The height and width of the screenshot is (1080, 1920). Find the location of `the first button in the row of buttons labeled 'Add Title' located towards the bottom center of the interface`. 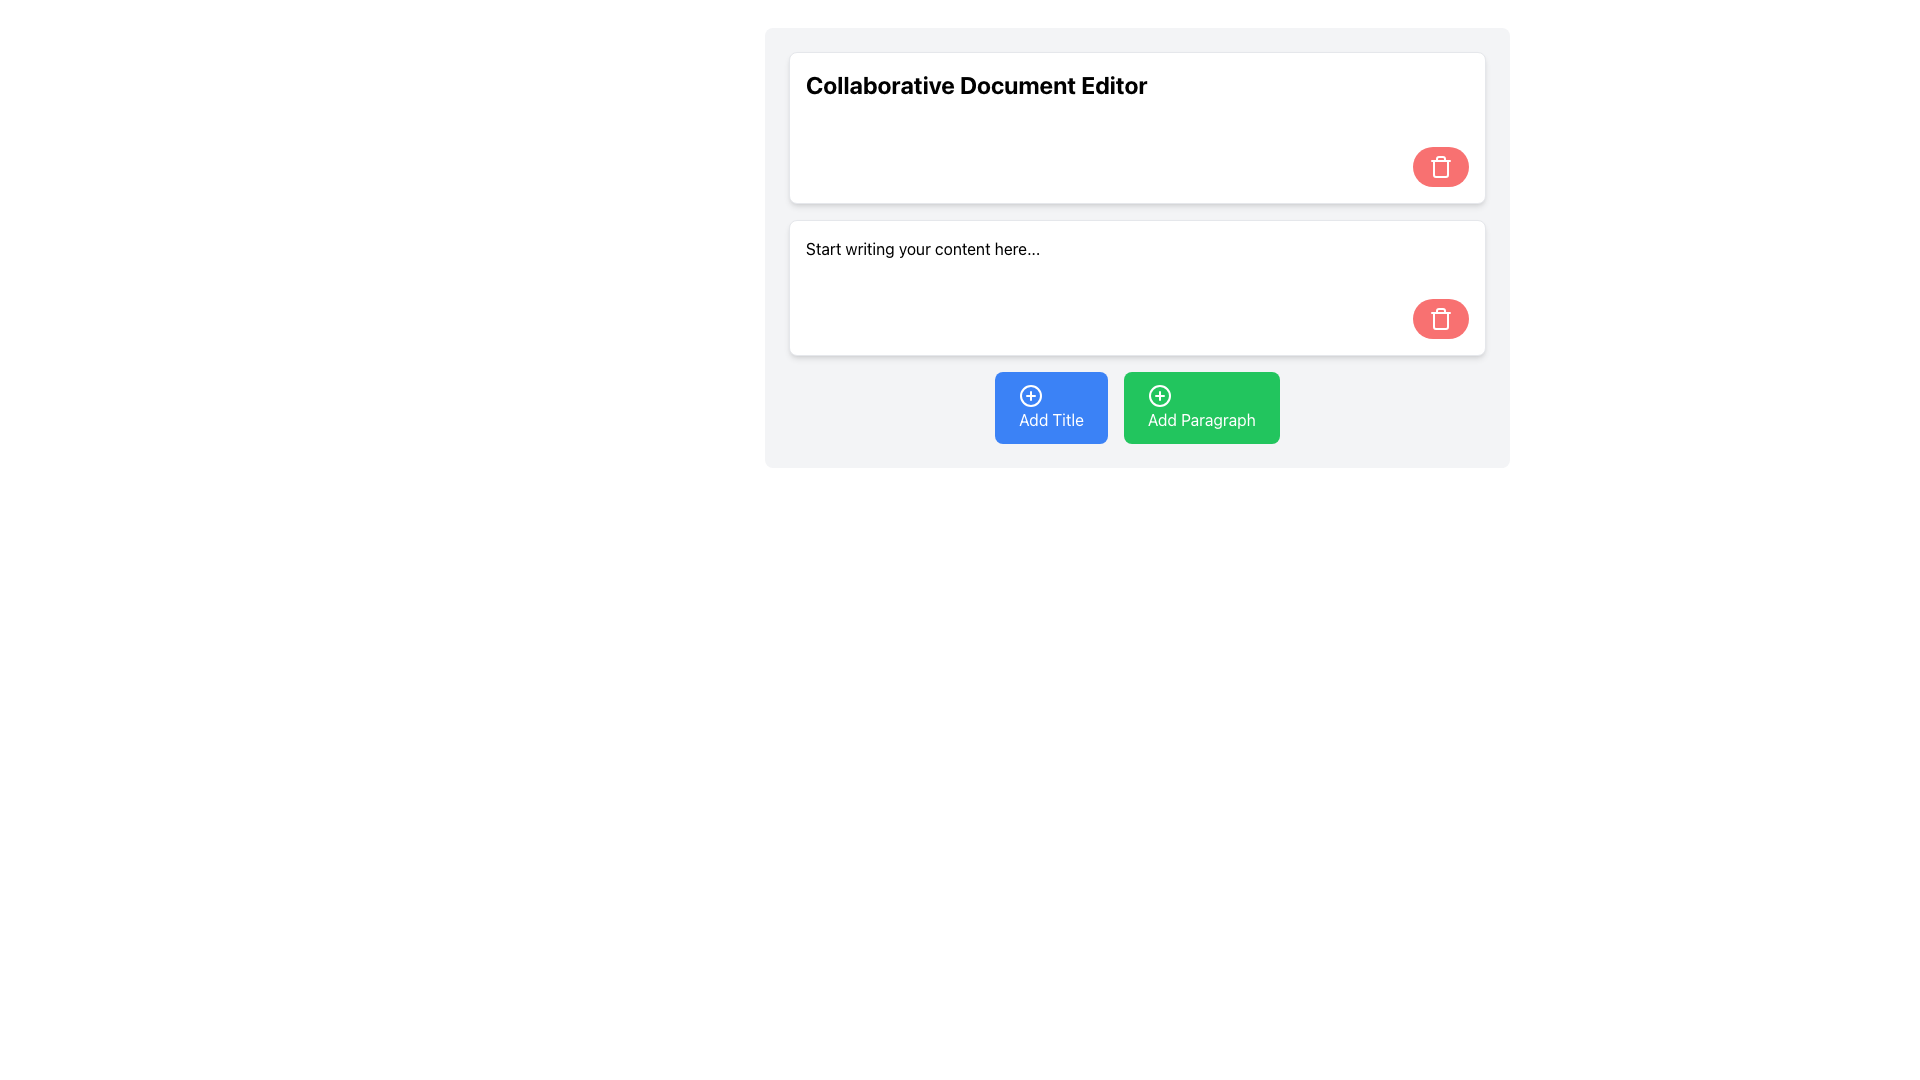

the first button in the row of buttons labeled 'Add Title' located towards the bottom center of the interface is located at coordinates (1050, 407).